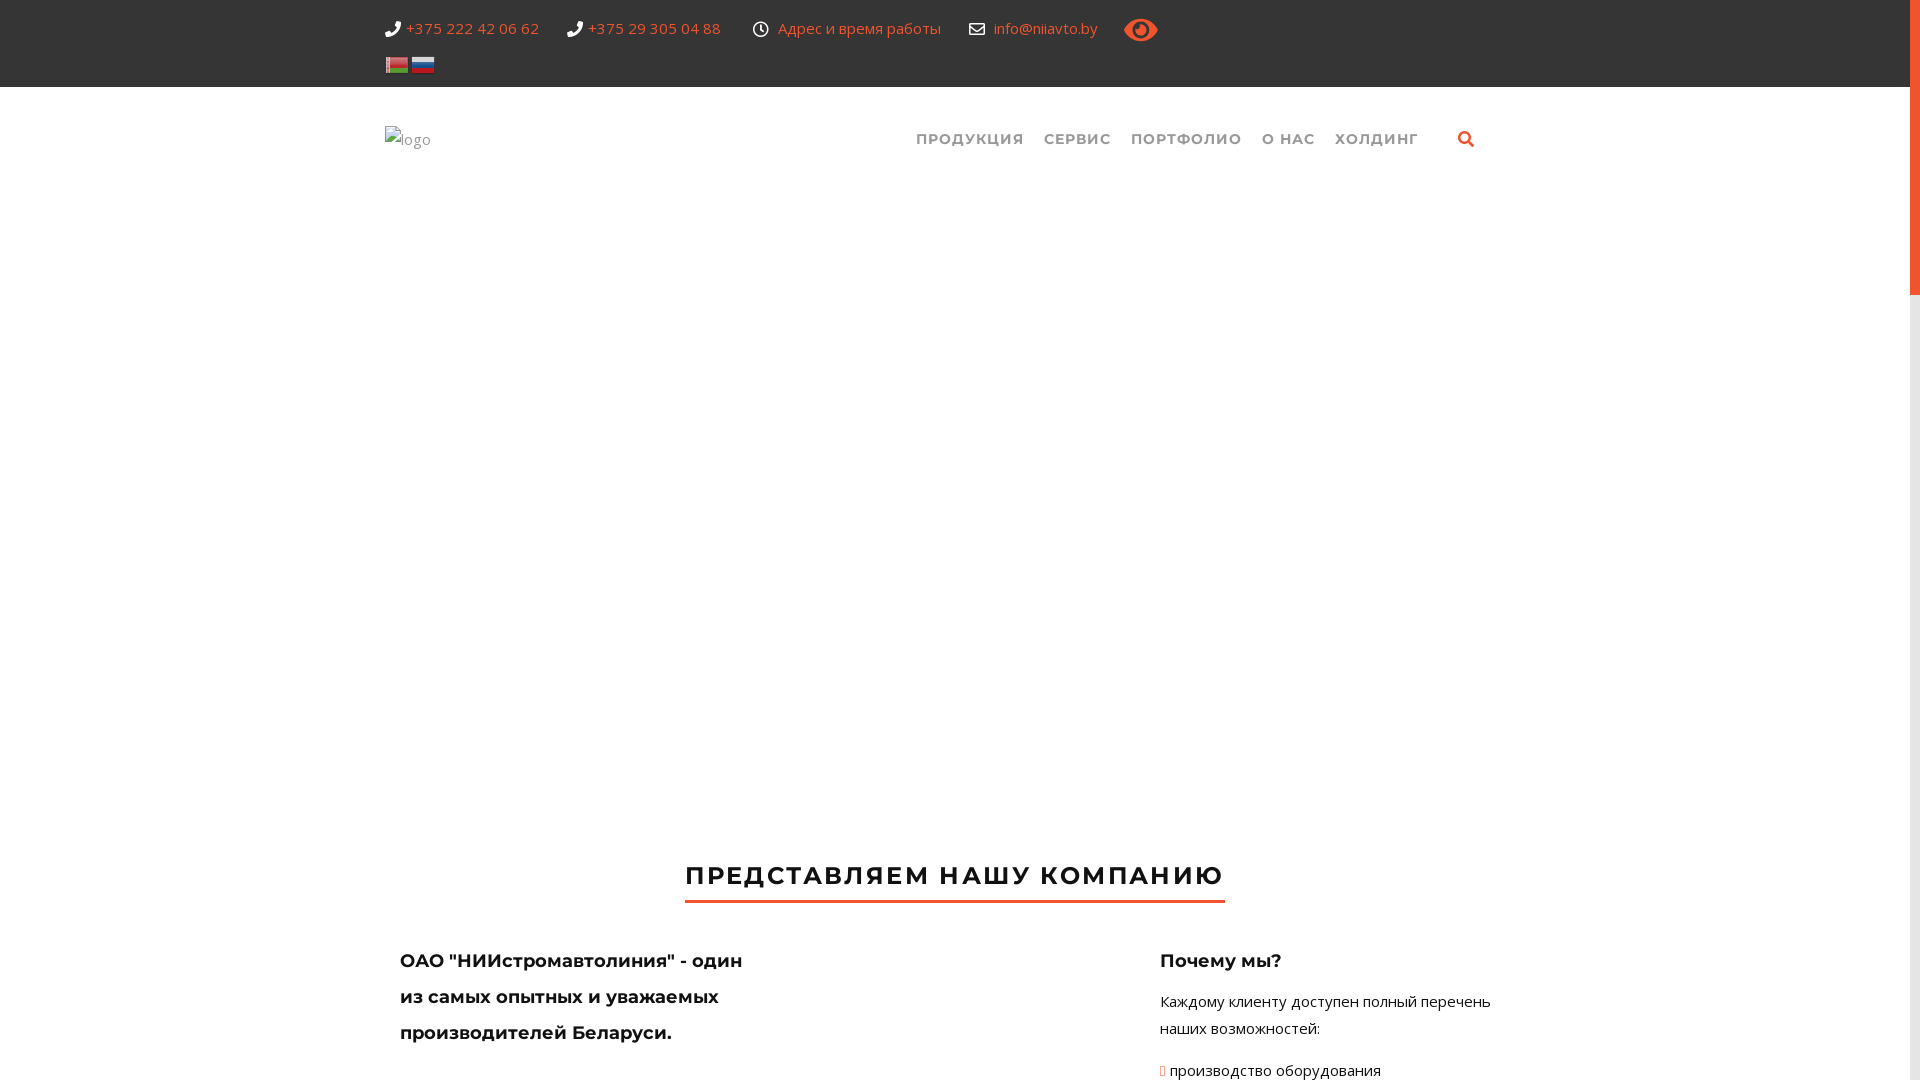  Describe the element at coordinates (587, 27) in the screenshot. I see `'+375 29 305 04 88'` at that location.